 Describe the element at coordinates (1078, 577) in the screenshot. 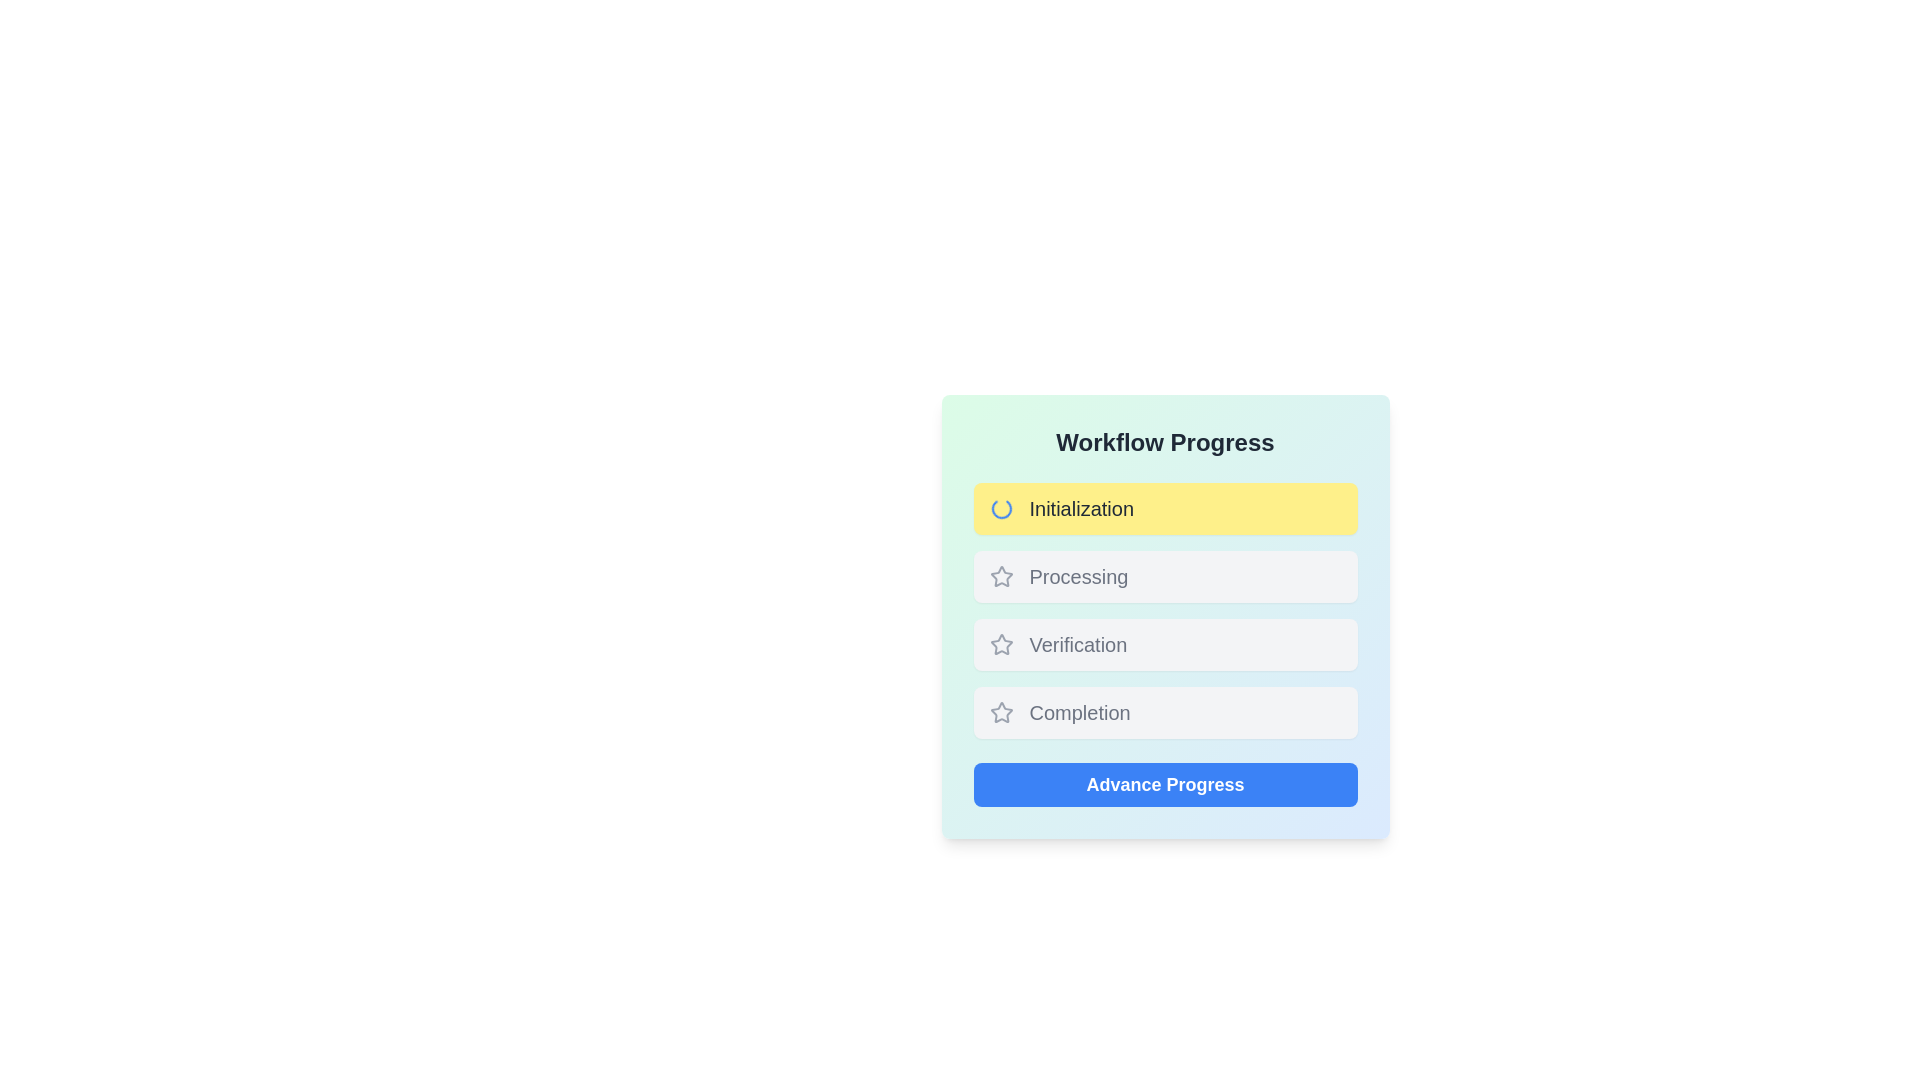

I see `the text label displaying the current step or status as 'Processing', which is positioned to the right of a star-shaped icon in the Workflow Progress list box` at that location.